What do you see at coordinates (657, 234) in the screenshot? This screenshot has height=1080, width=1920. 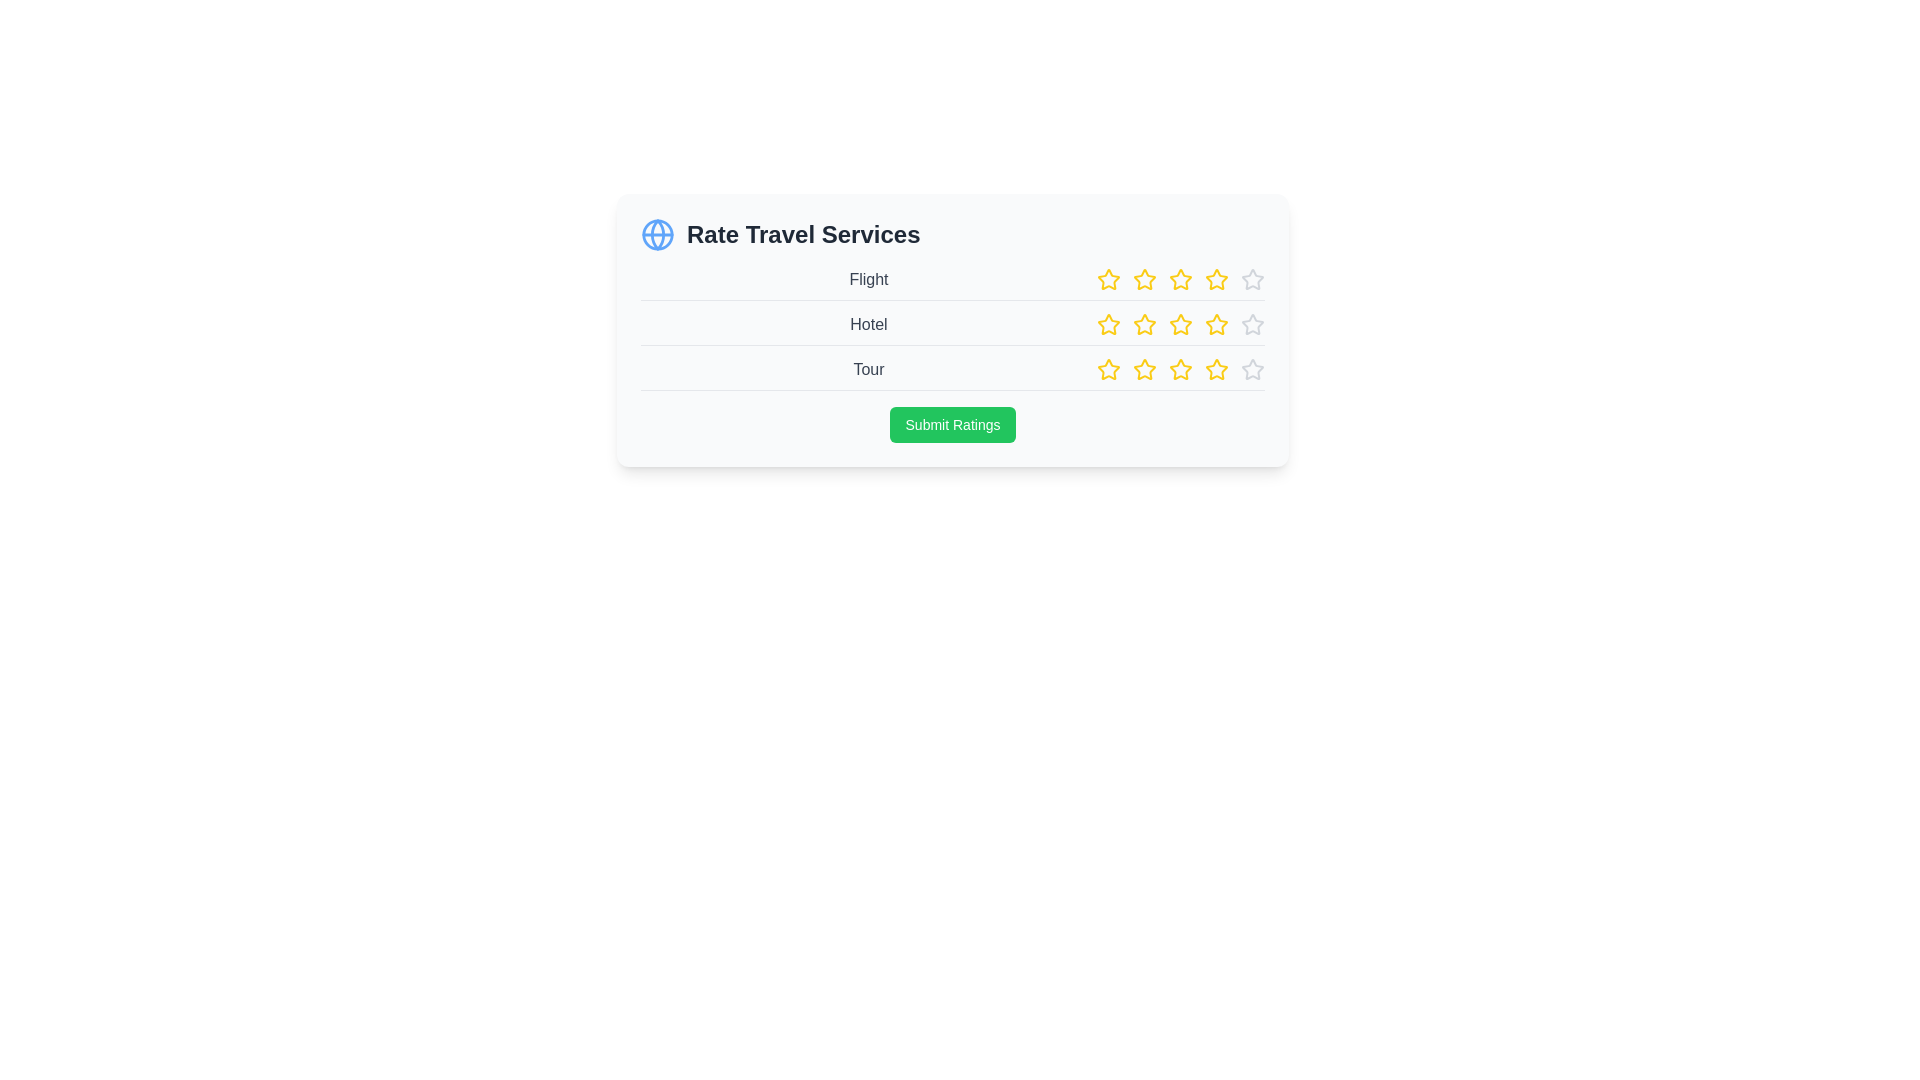 I see `the middle curved line of the globe icon, which is positioned to the left of the 'Rate Travel Services' heading` at bounding box center [657, 234].